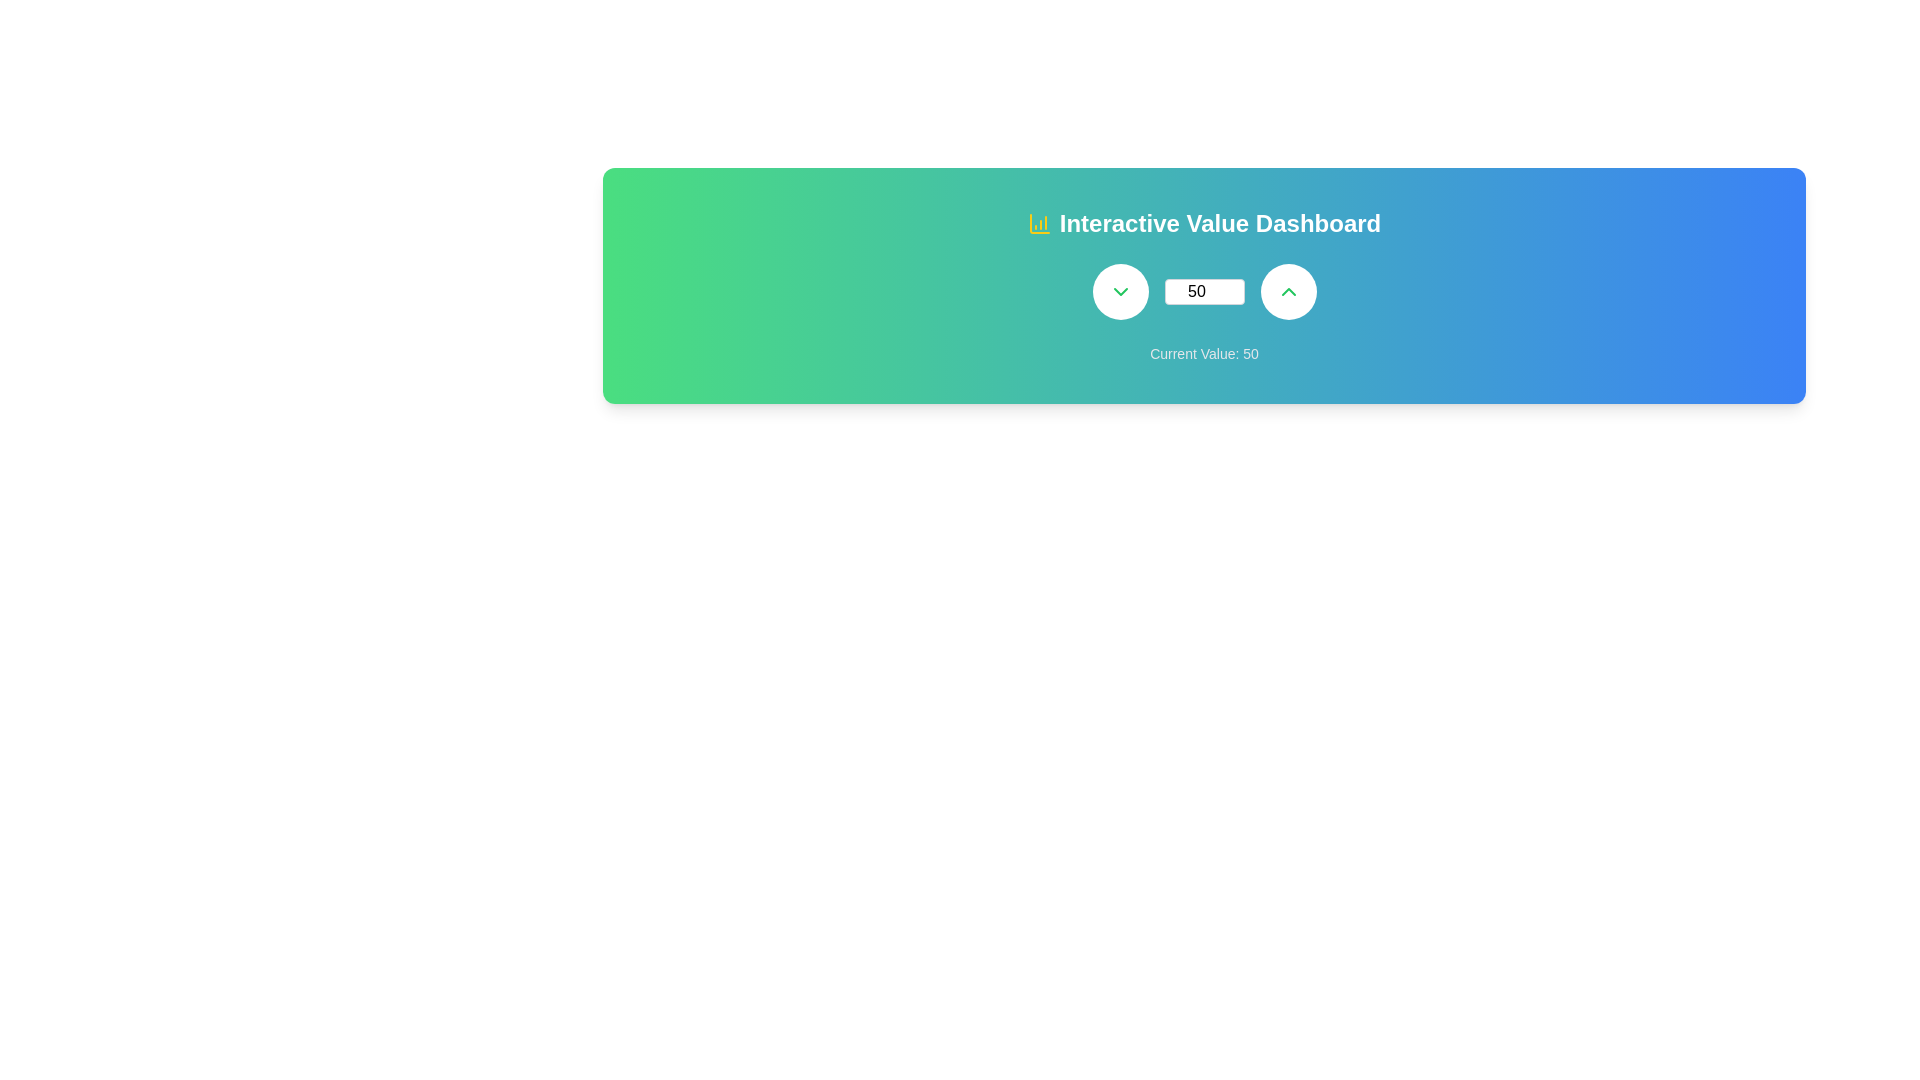 The height and width of the screenshot is (1080, 1920). What do you see at coordinates (1288, 292) in the screenshot?
I see `the button located at the far right side of the section, next to a numerical input field` at bounding box center [1288, 292].